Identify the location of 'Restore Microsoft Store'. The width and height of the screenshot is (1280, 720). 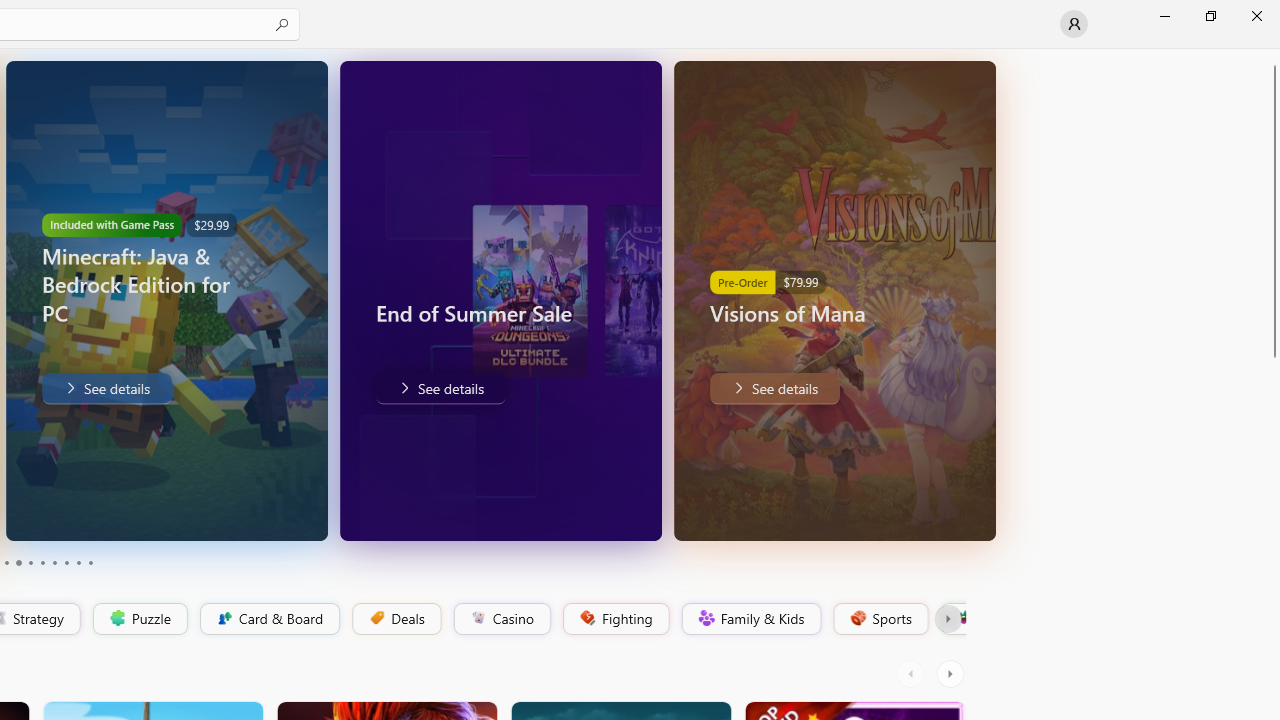
(1209, 15).